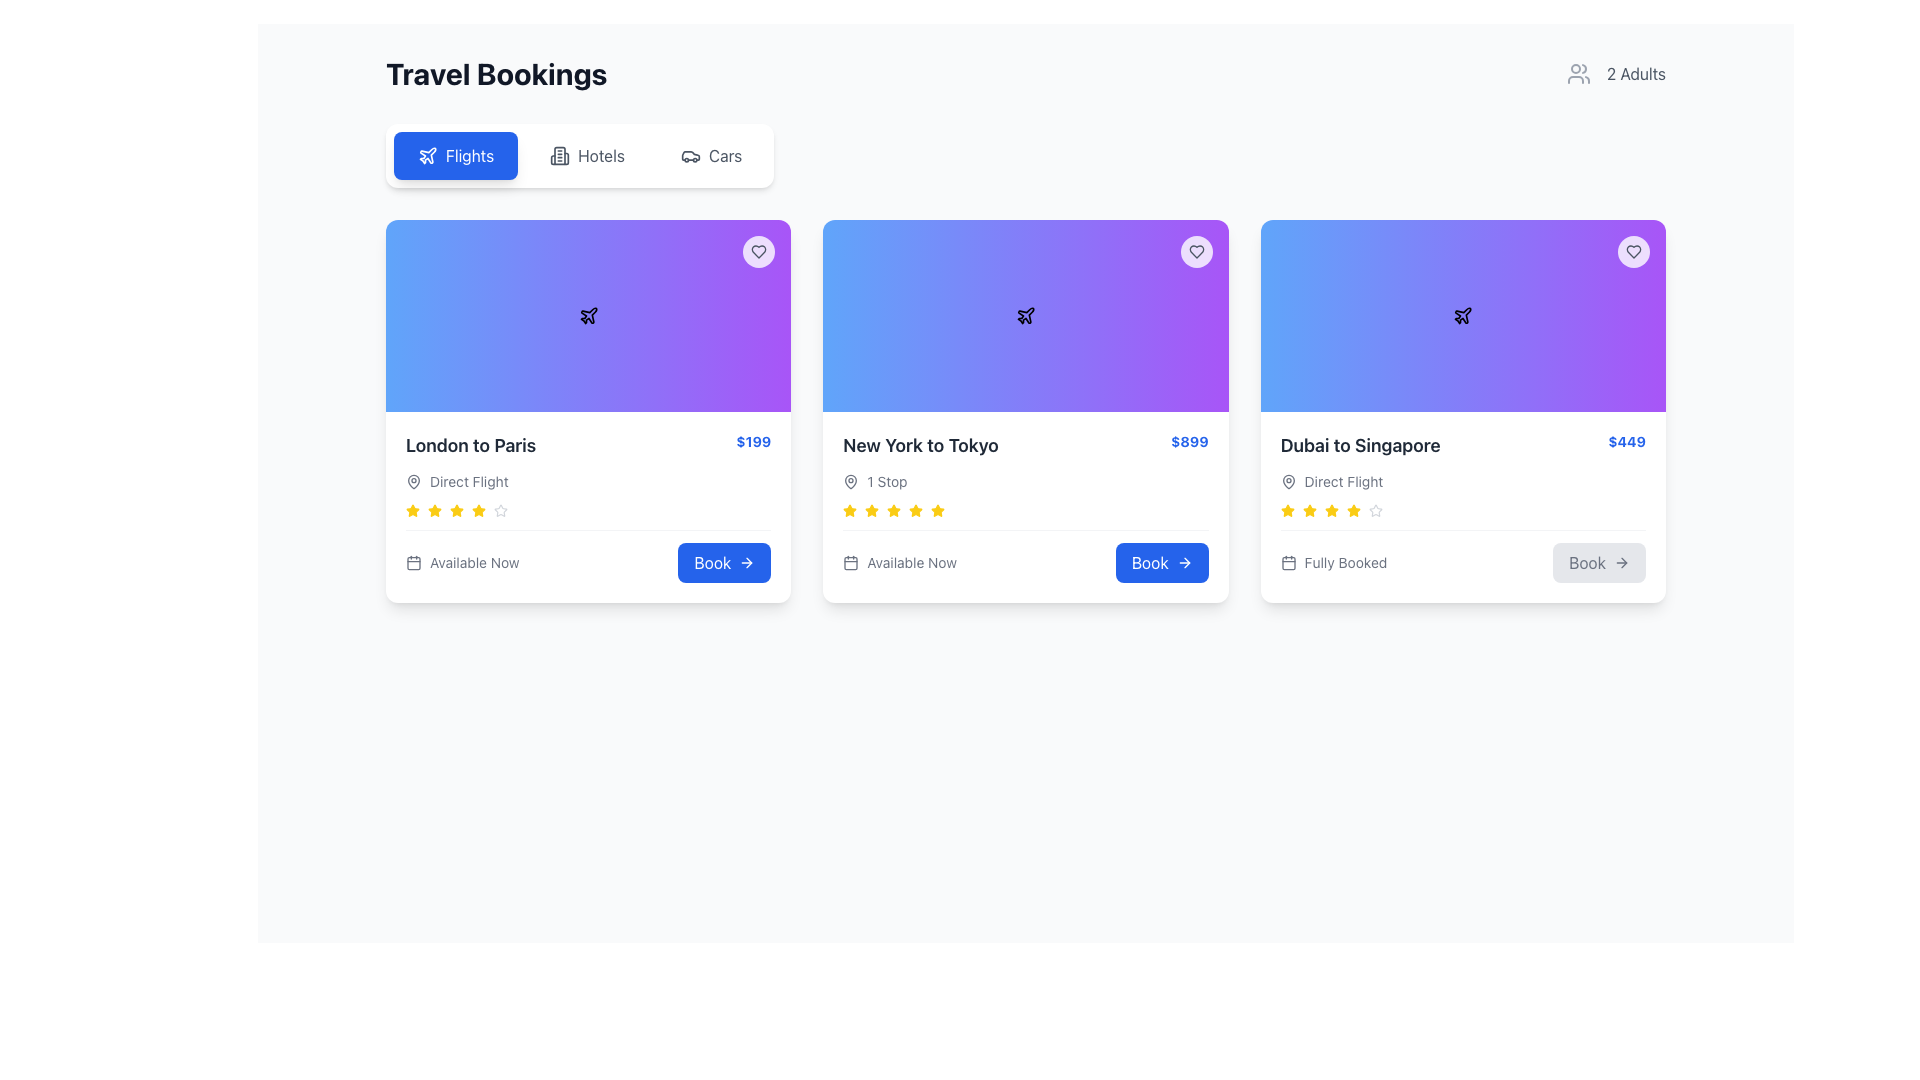 Image resolution: width=1920 pixels, height=1080 pixels. Describe the element at coordinates (468, 482) in the screenshot. I see `the static text label displaying 'Direct Flight', which is located in the first card for the 'London to Paris' travel option, positioned in the lower half of the card next to a small map pin icon` at that location.